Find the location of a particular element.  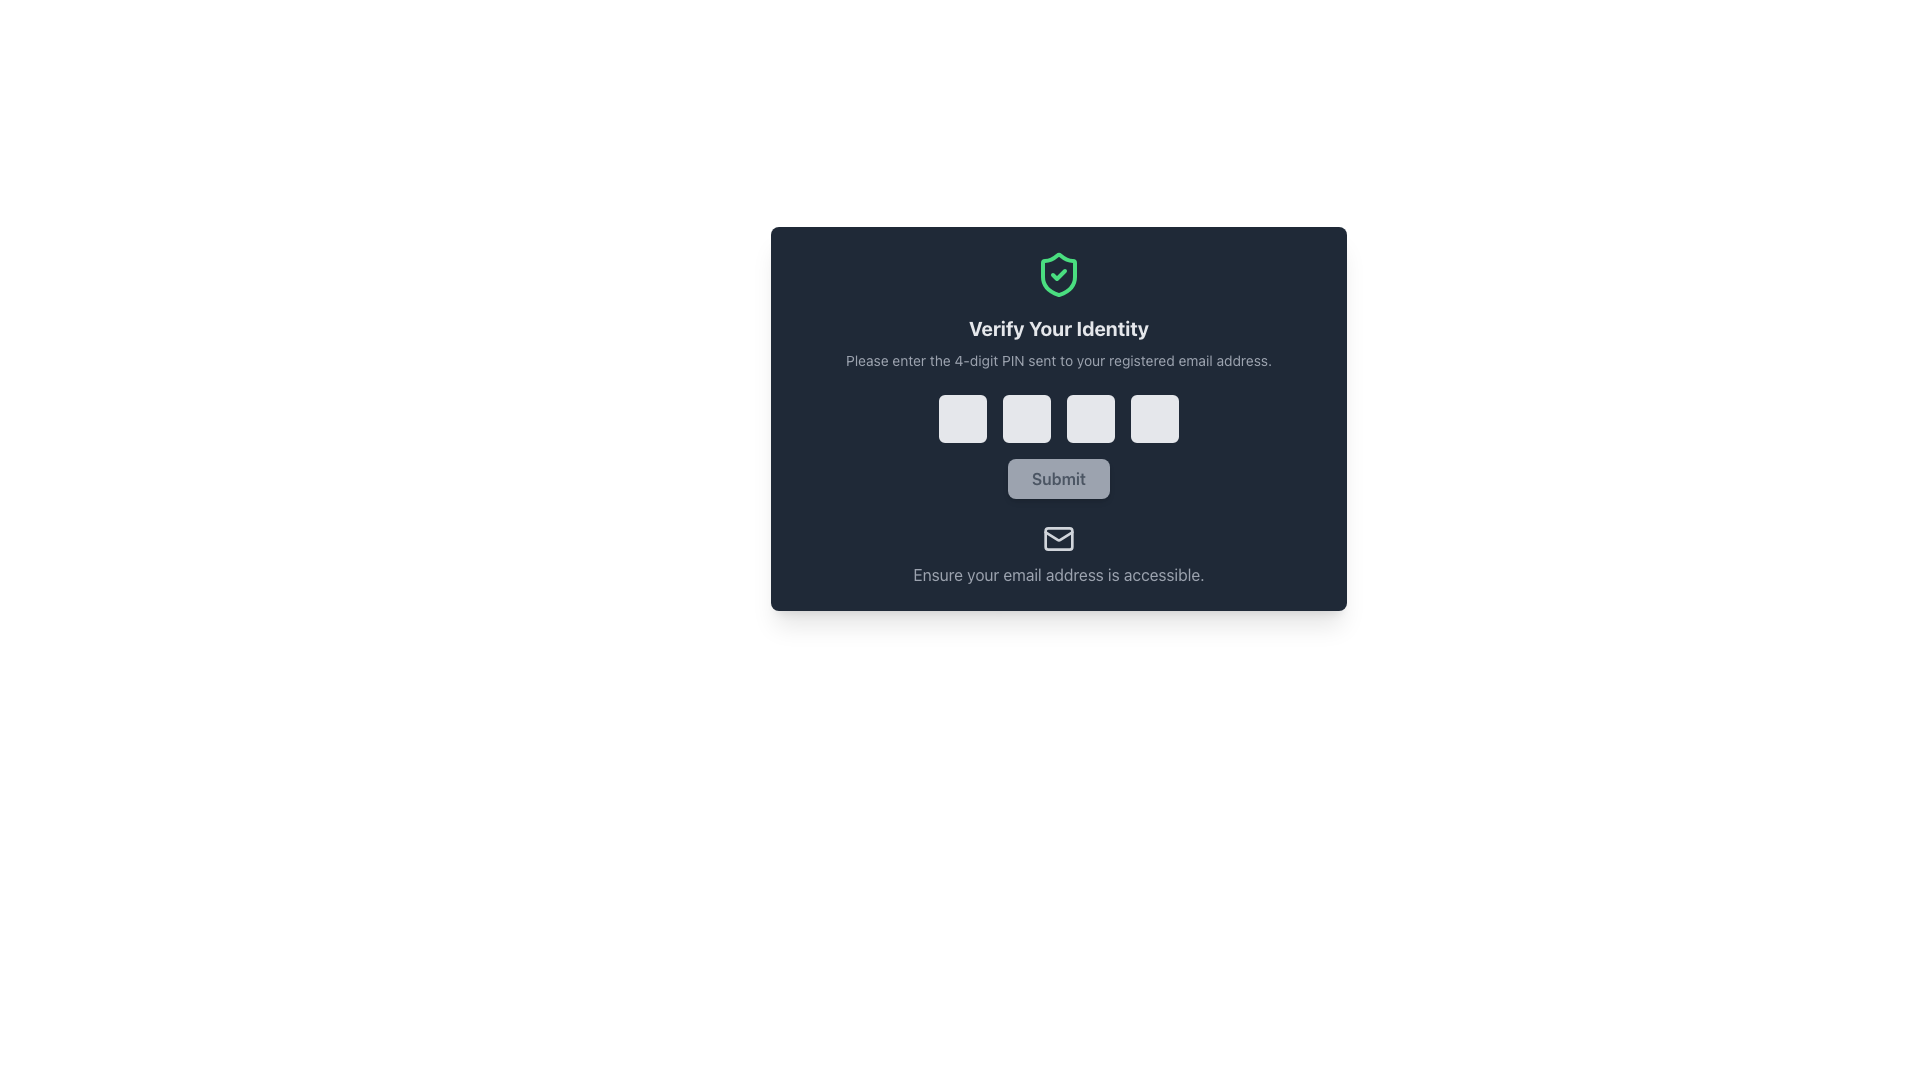

the non-interactive informational message block reminding users to ensure their email account is accessible, located at the bottom of the 'Verify Your Identity' card is located at coordinates (1058, 555).